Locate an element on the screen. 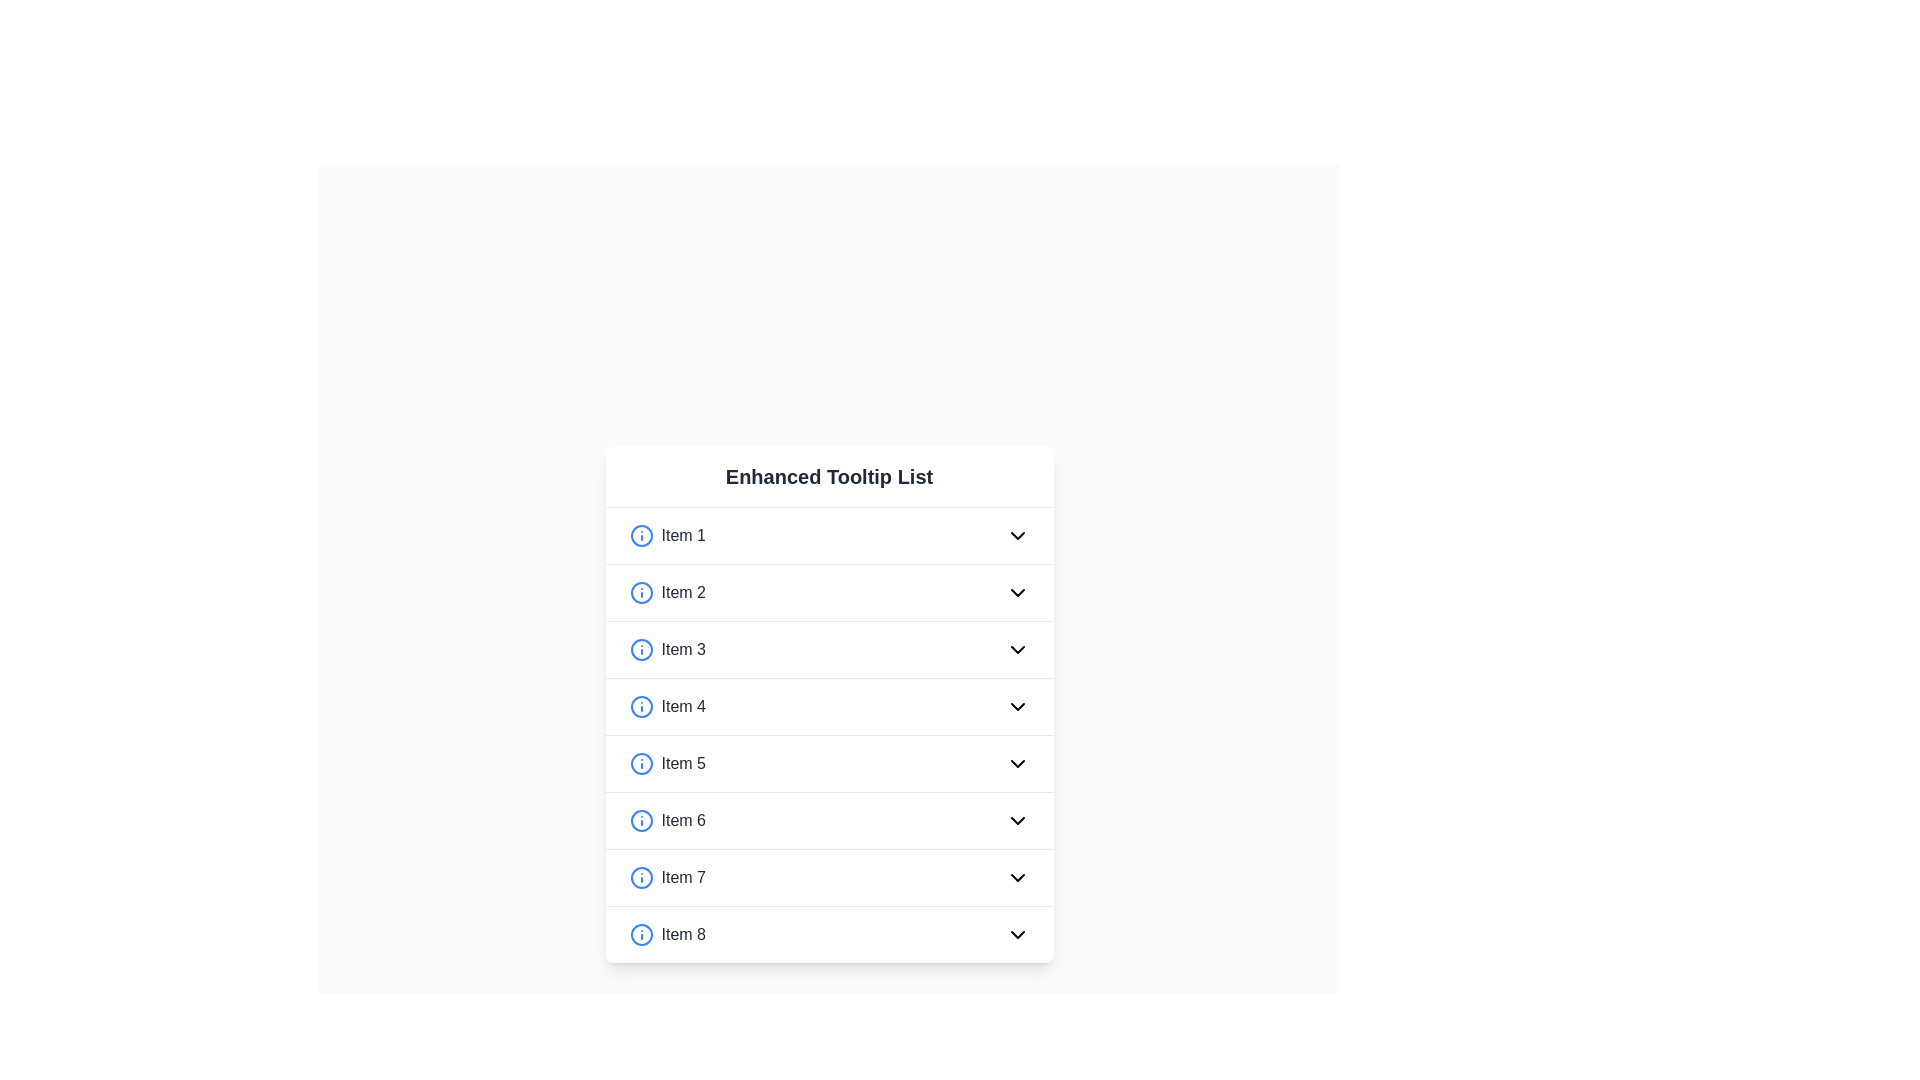 The image size is (1920, 1080). the SVG circle located in the fourth row, to the left of the text label 'Item 4', which is part of an information icon is located at coordinates (641, 705).